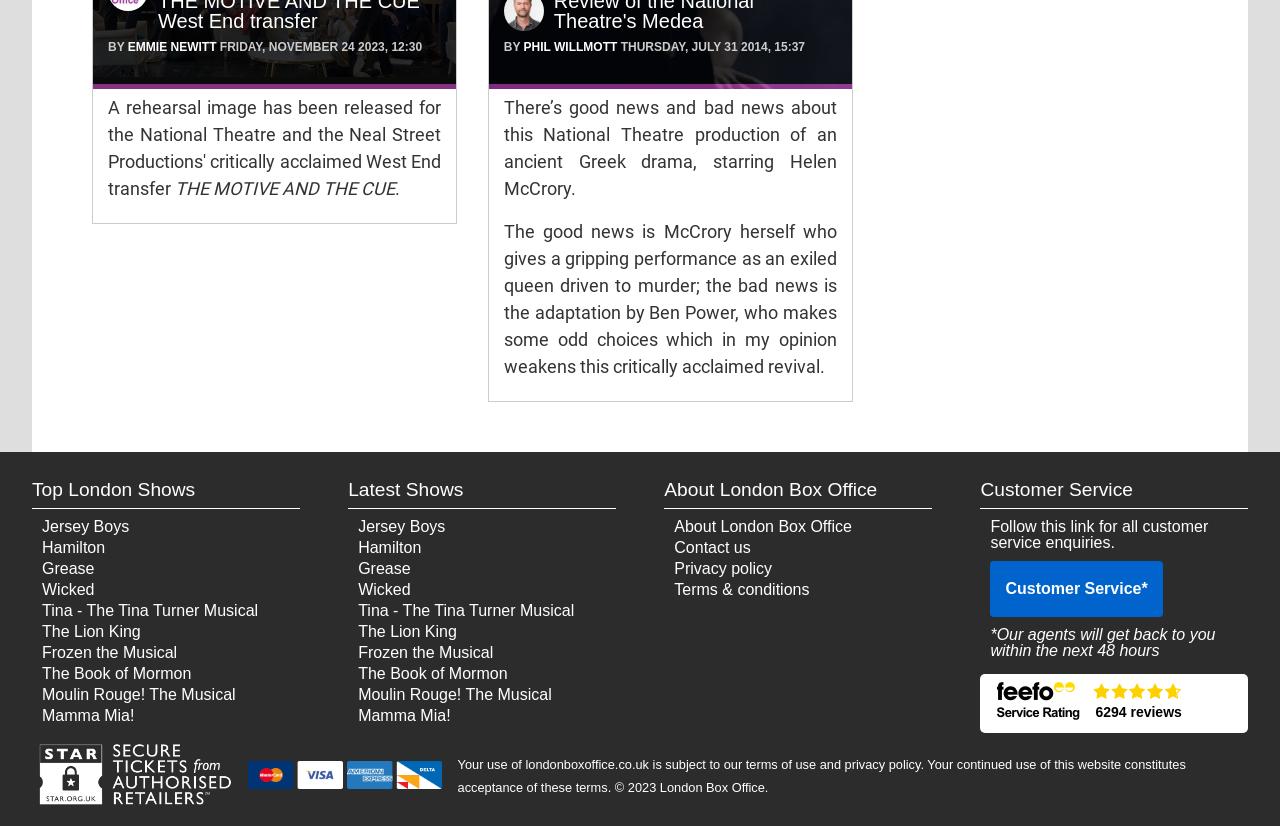 This screenshot has width=1280, height=826. I want to click on 'Privacy policy', so click(721, 567).